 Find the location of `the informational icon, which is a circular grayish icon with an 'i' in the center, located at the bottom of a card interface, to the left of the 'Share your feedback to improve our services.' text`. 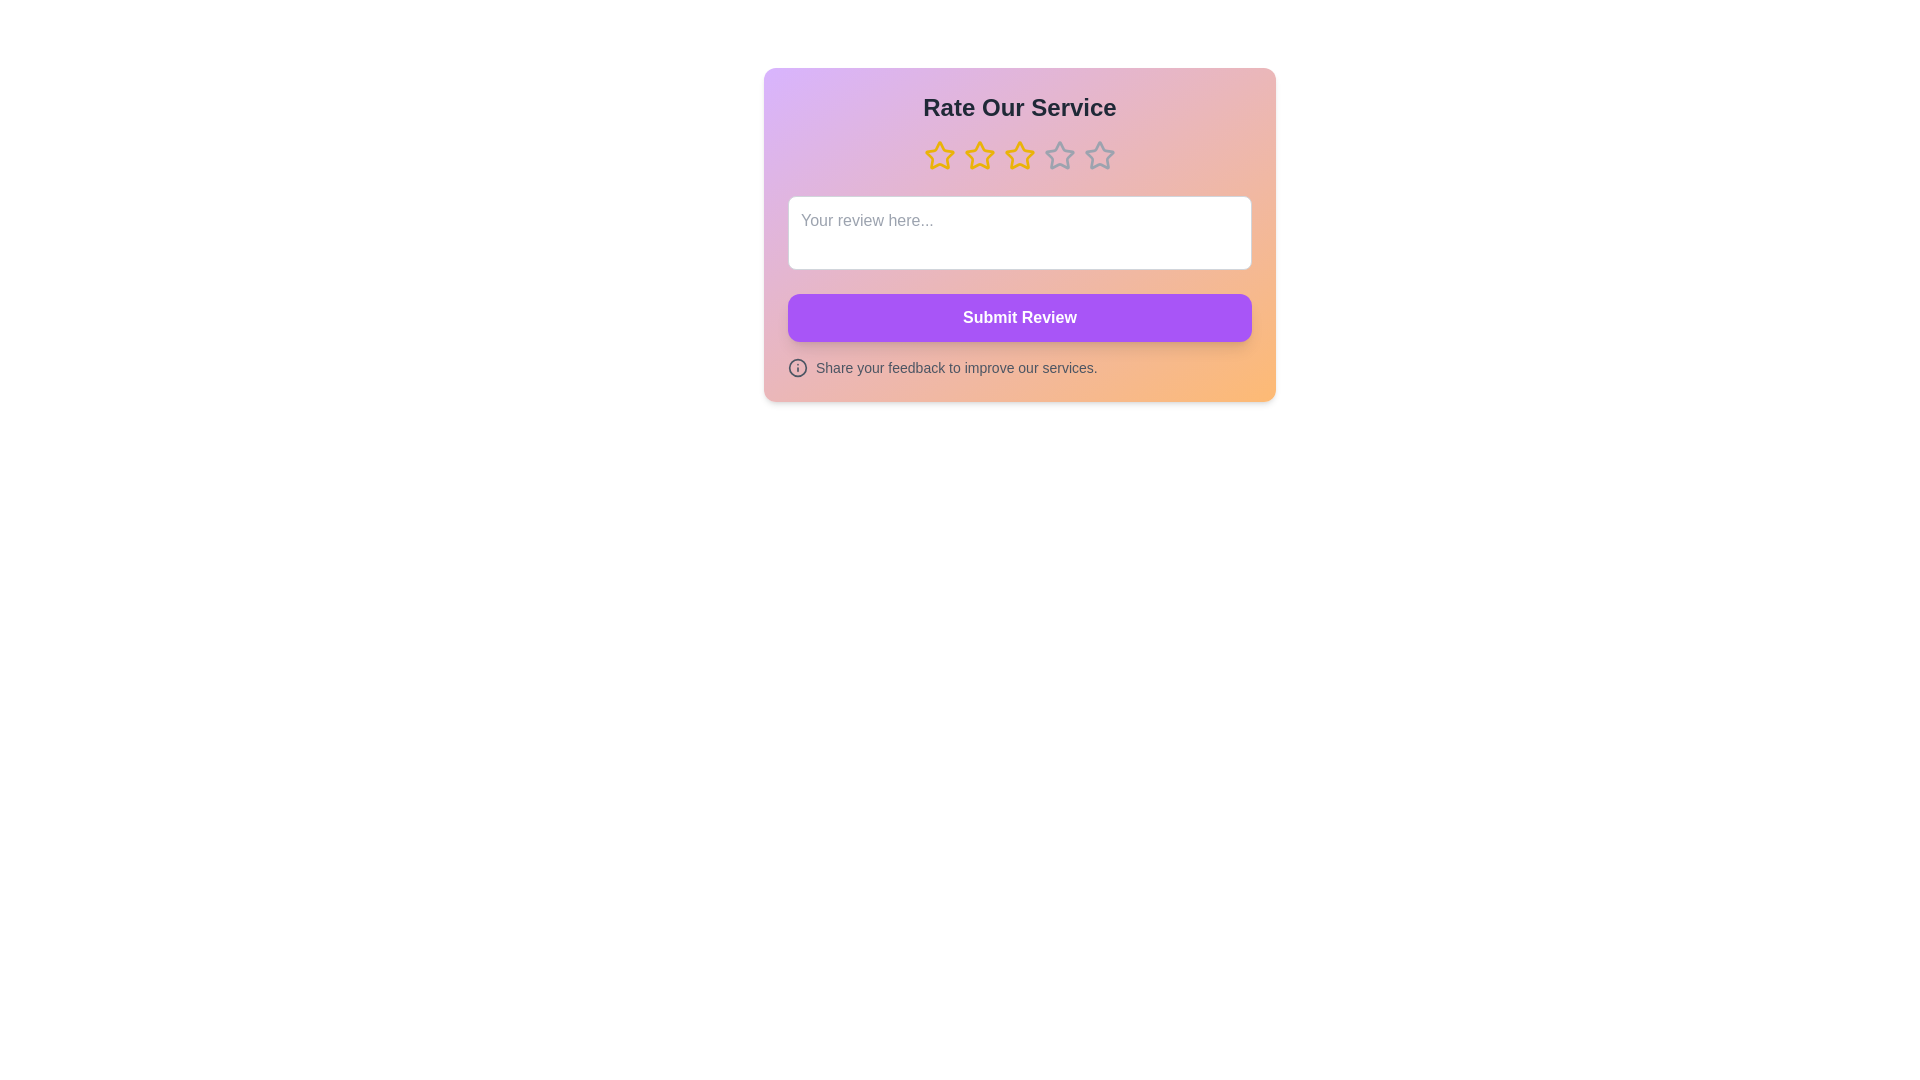

the informational icon, which is a circular grayish icon with an 'i' in the center, located at the bottom of a card interface, to the left of the 'Share your feedback to improve our services.' text is located at coordinates (796, 367).